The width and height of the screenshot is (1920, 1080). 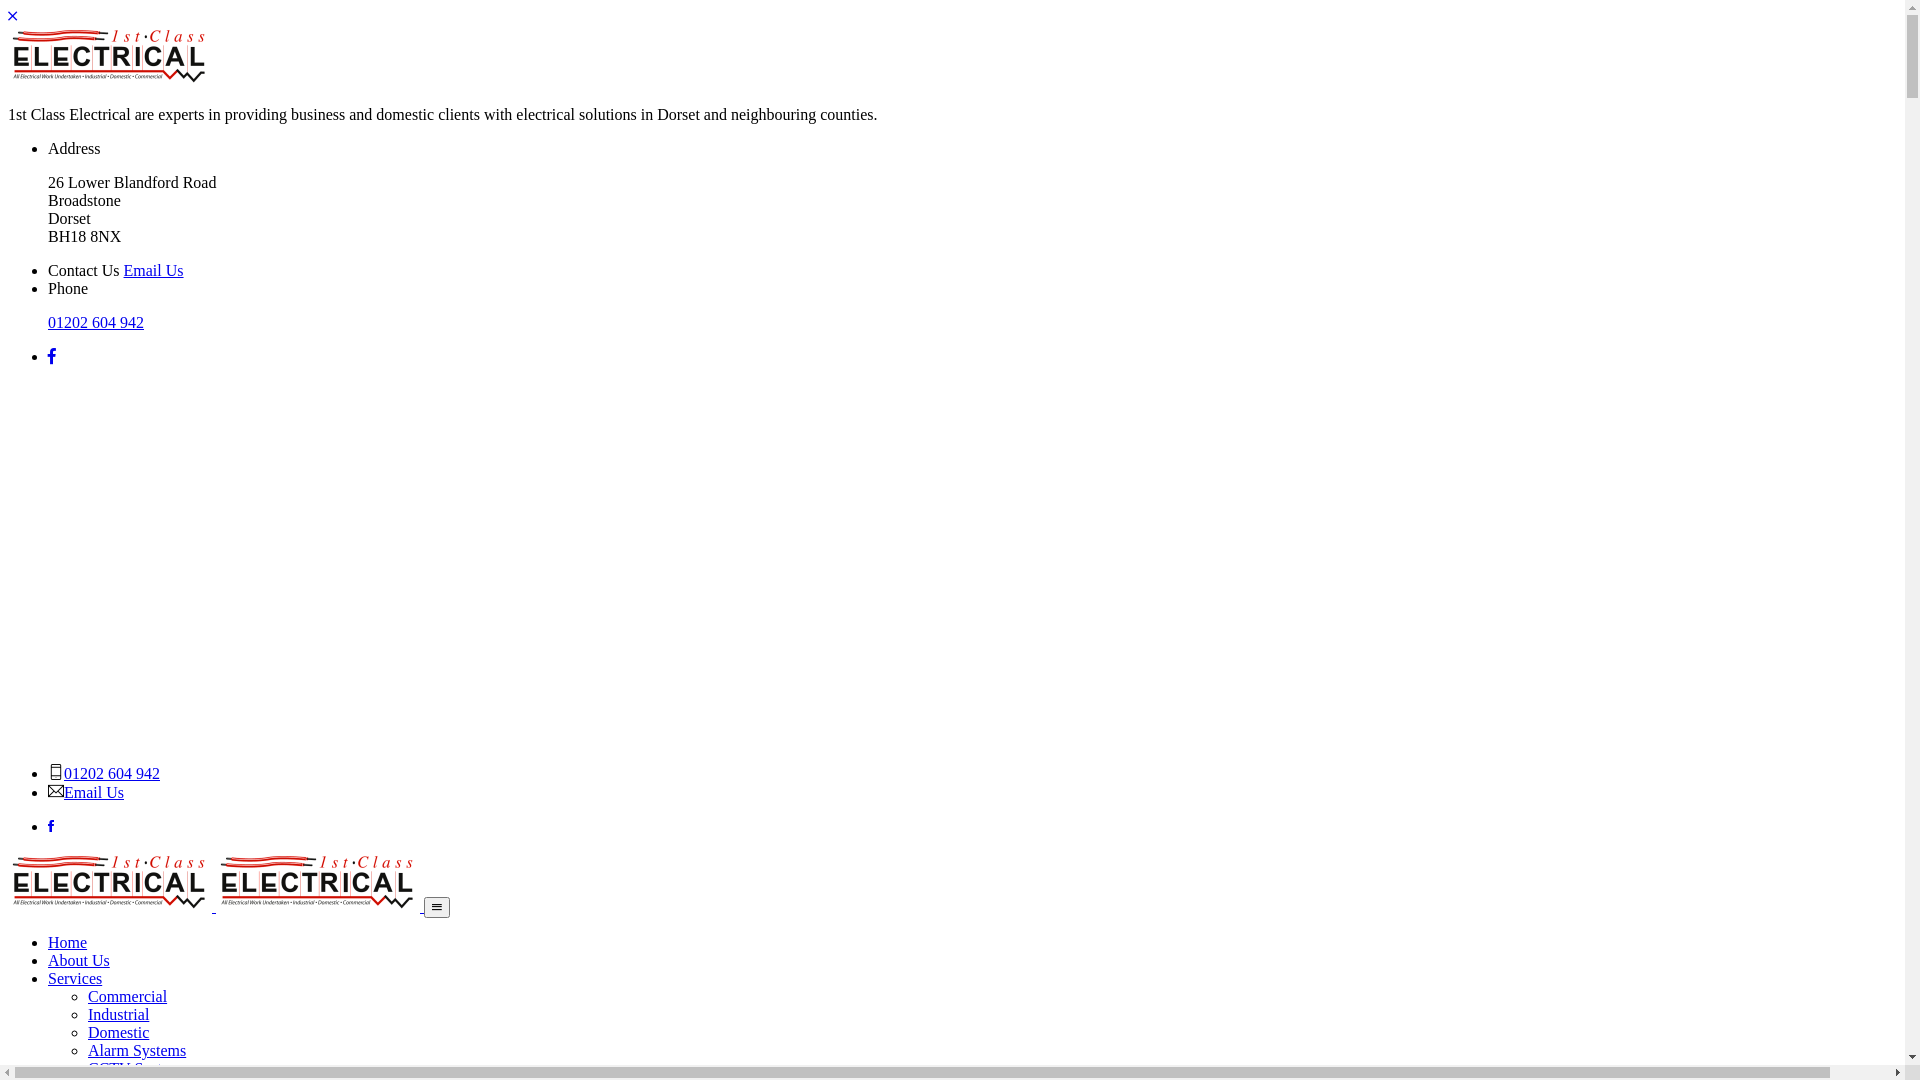 I want to click on 'Commercial', so click(x=126, y=996).